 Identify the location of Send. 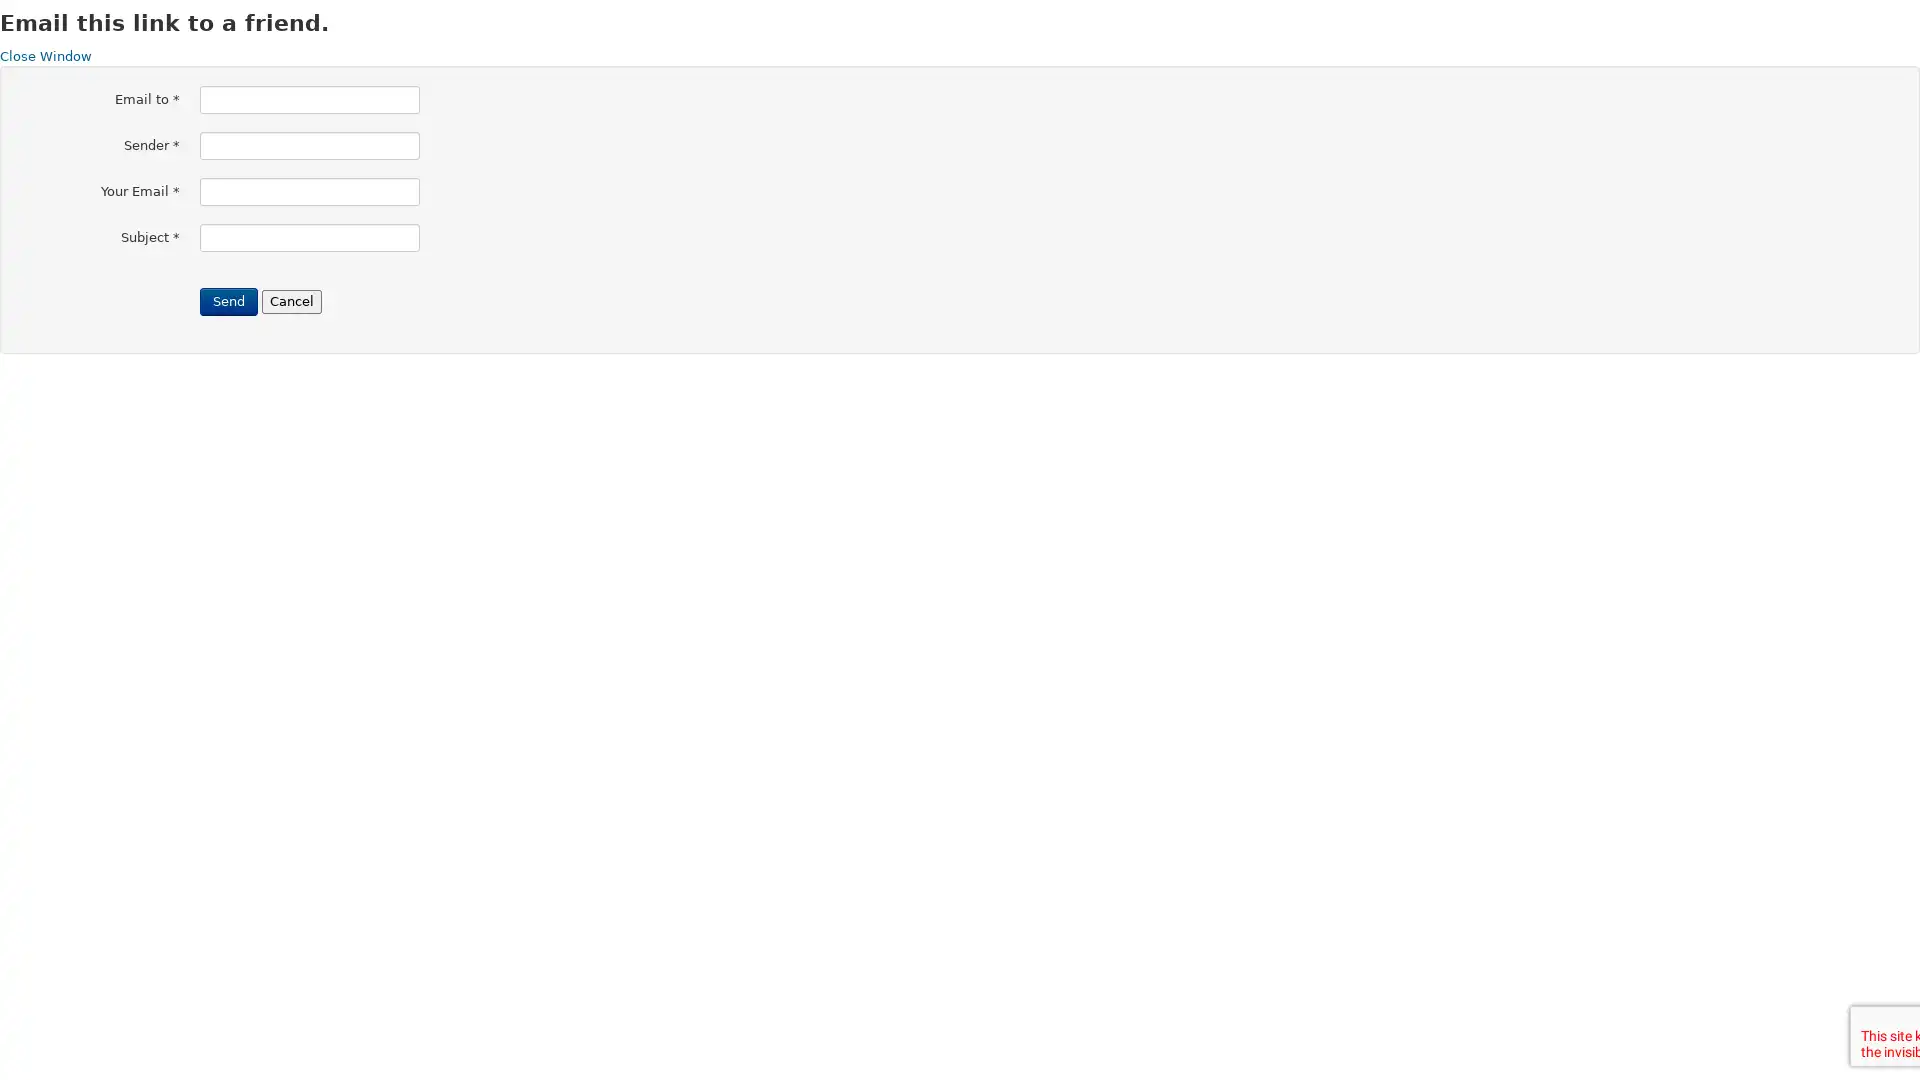
(229, 301).